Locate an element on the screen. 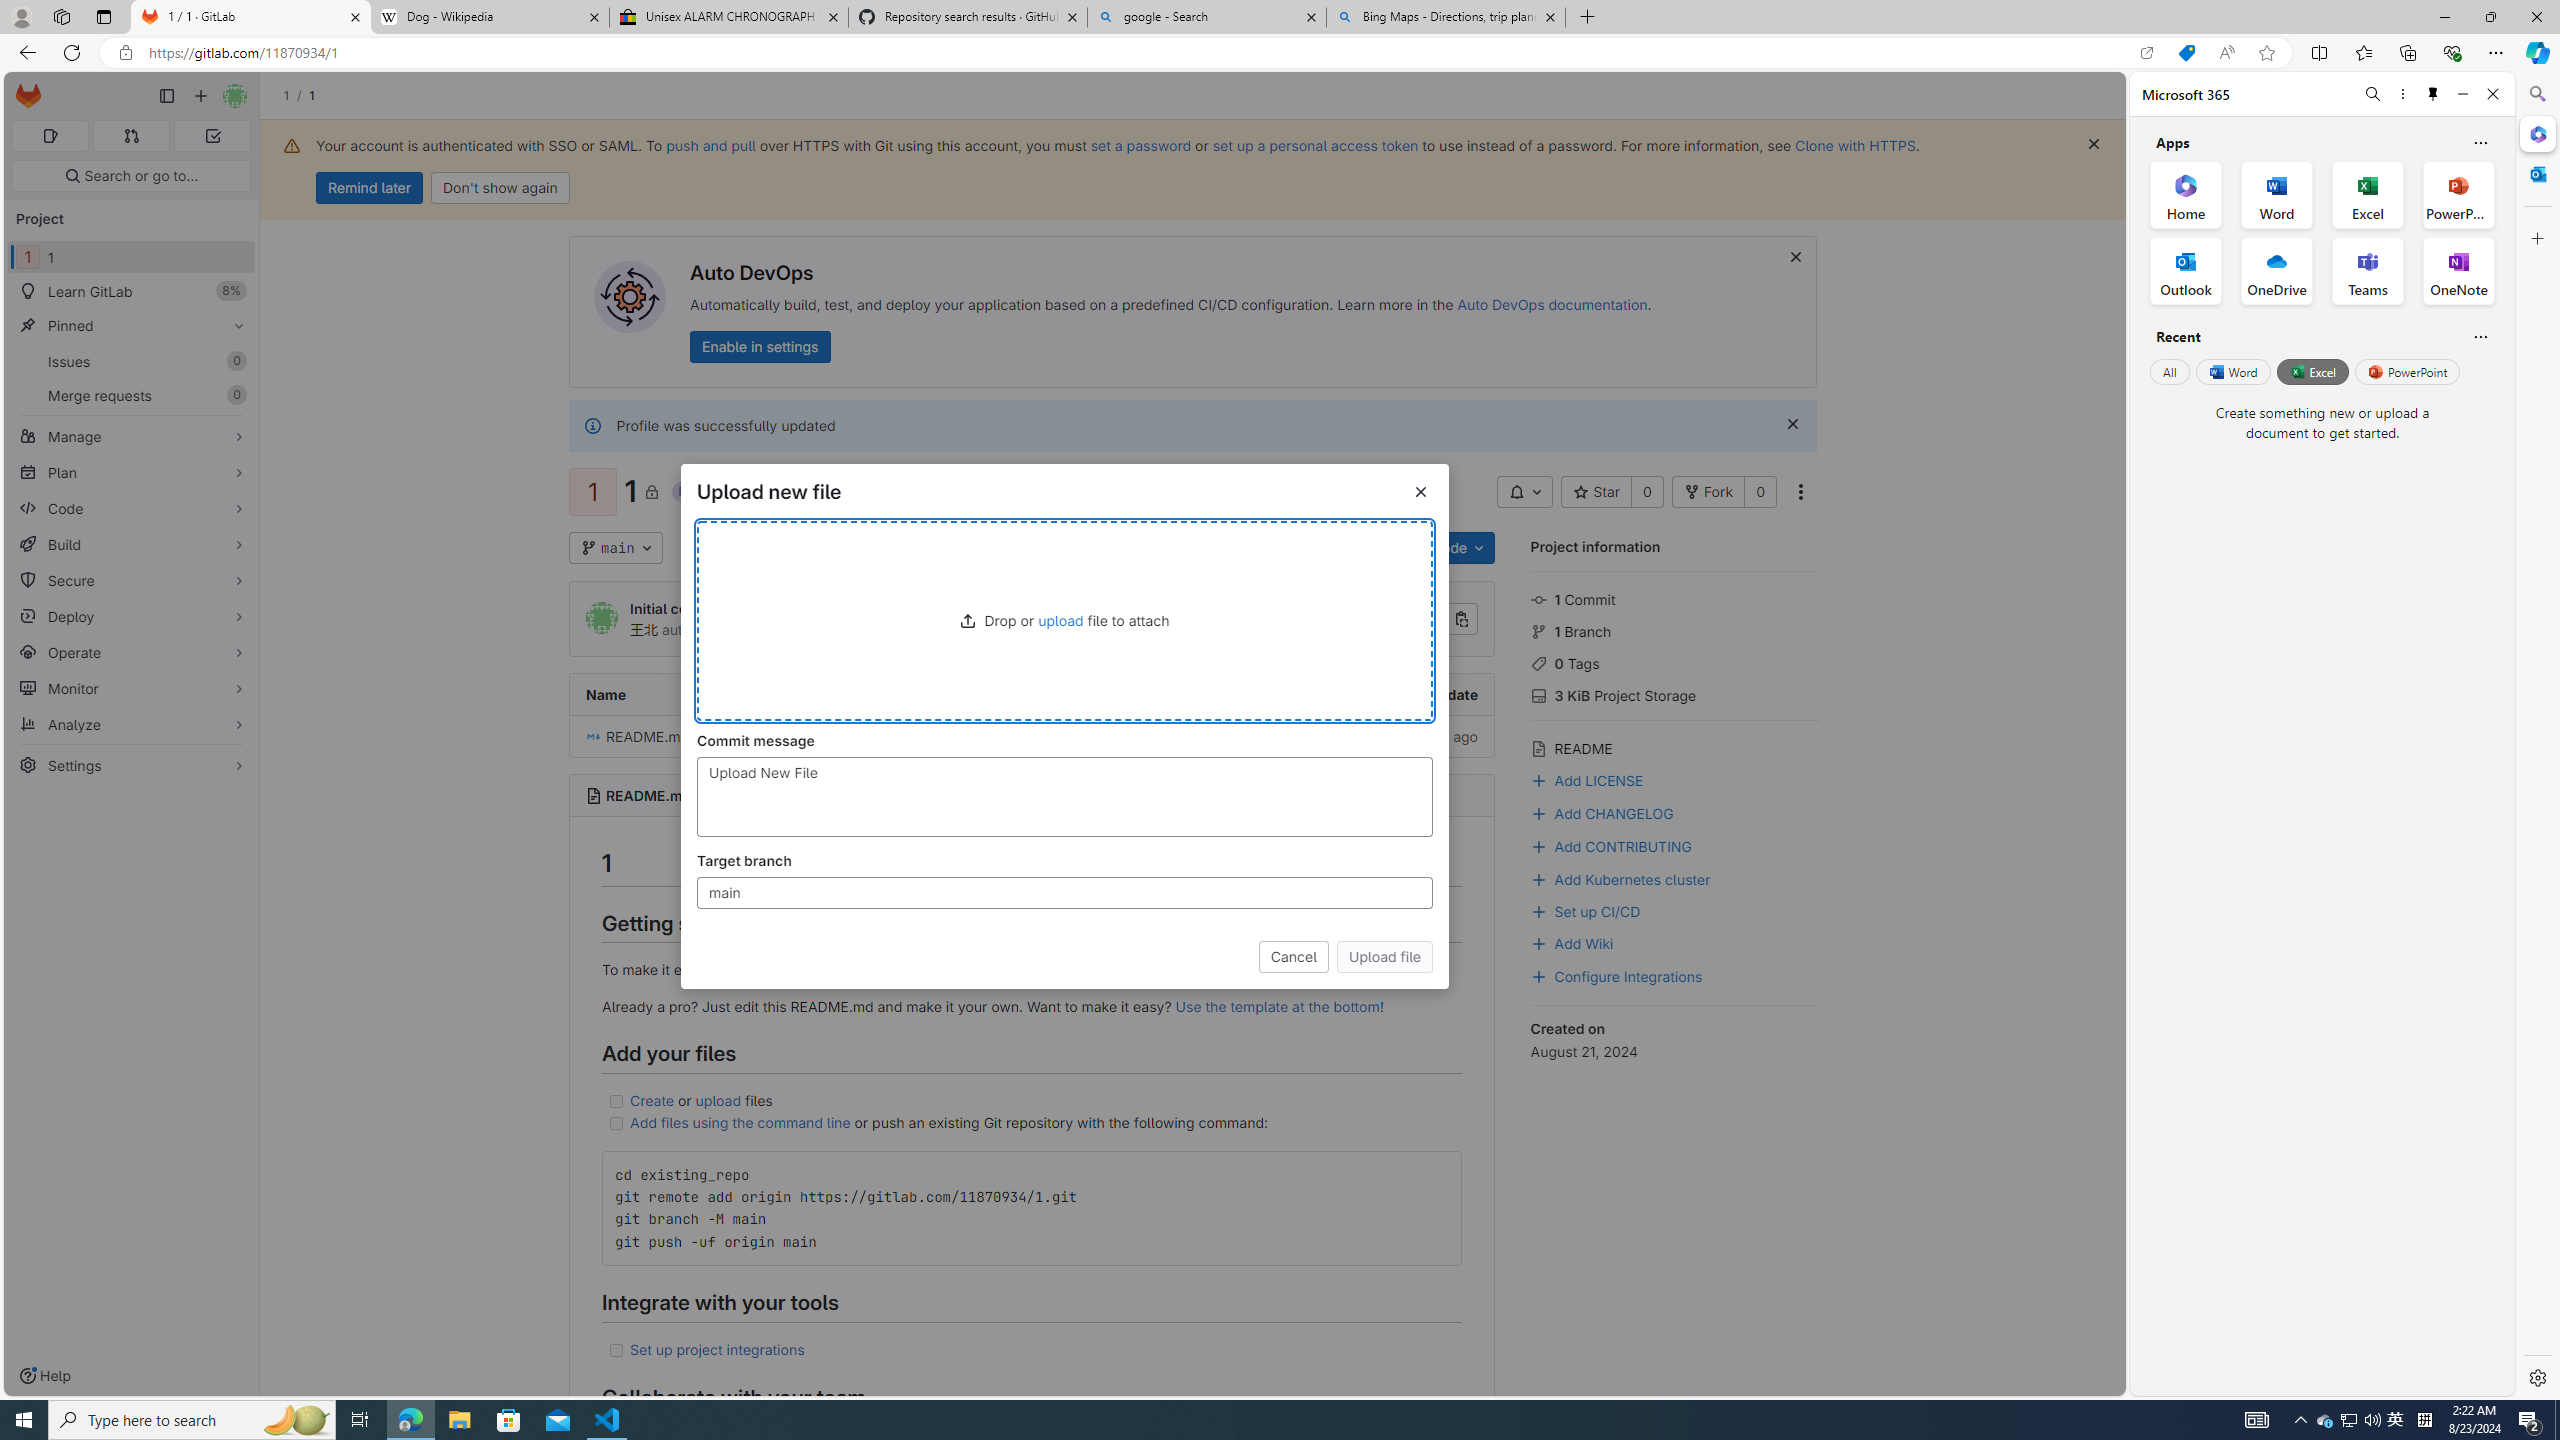  'Add CONTRIBUTING' is located at coordinates (1675, 845).